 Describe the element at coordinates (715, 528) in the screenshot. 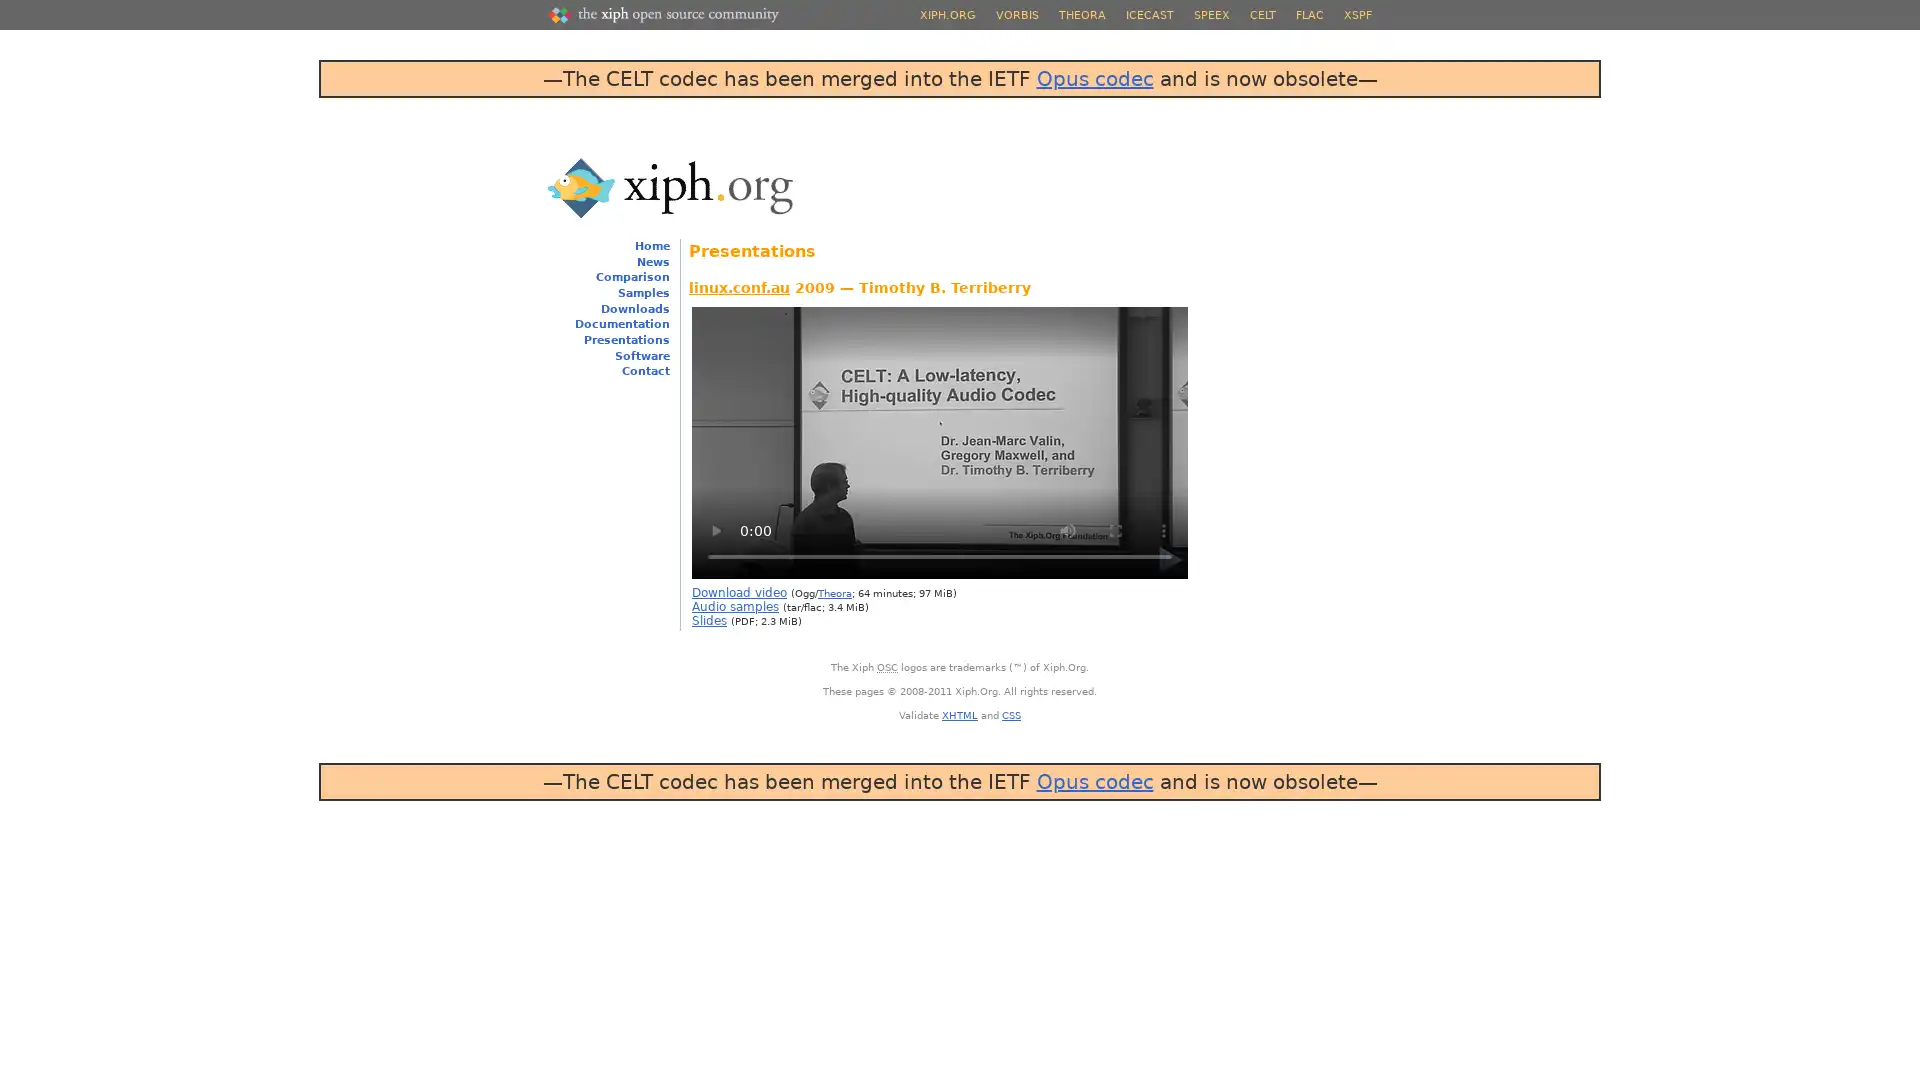

I see `play` at that location.